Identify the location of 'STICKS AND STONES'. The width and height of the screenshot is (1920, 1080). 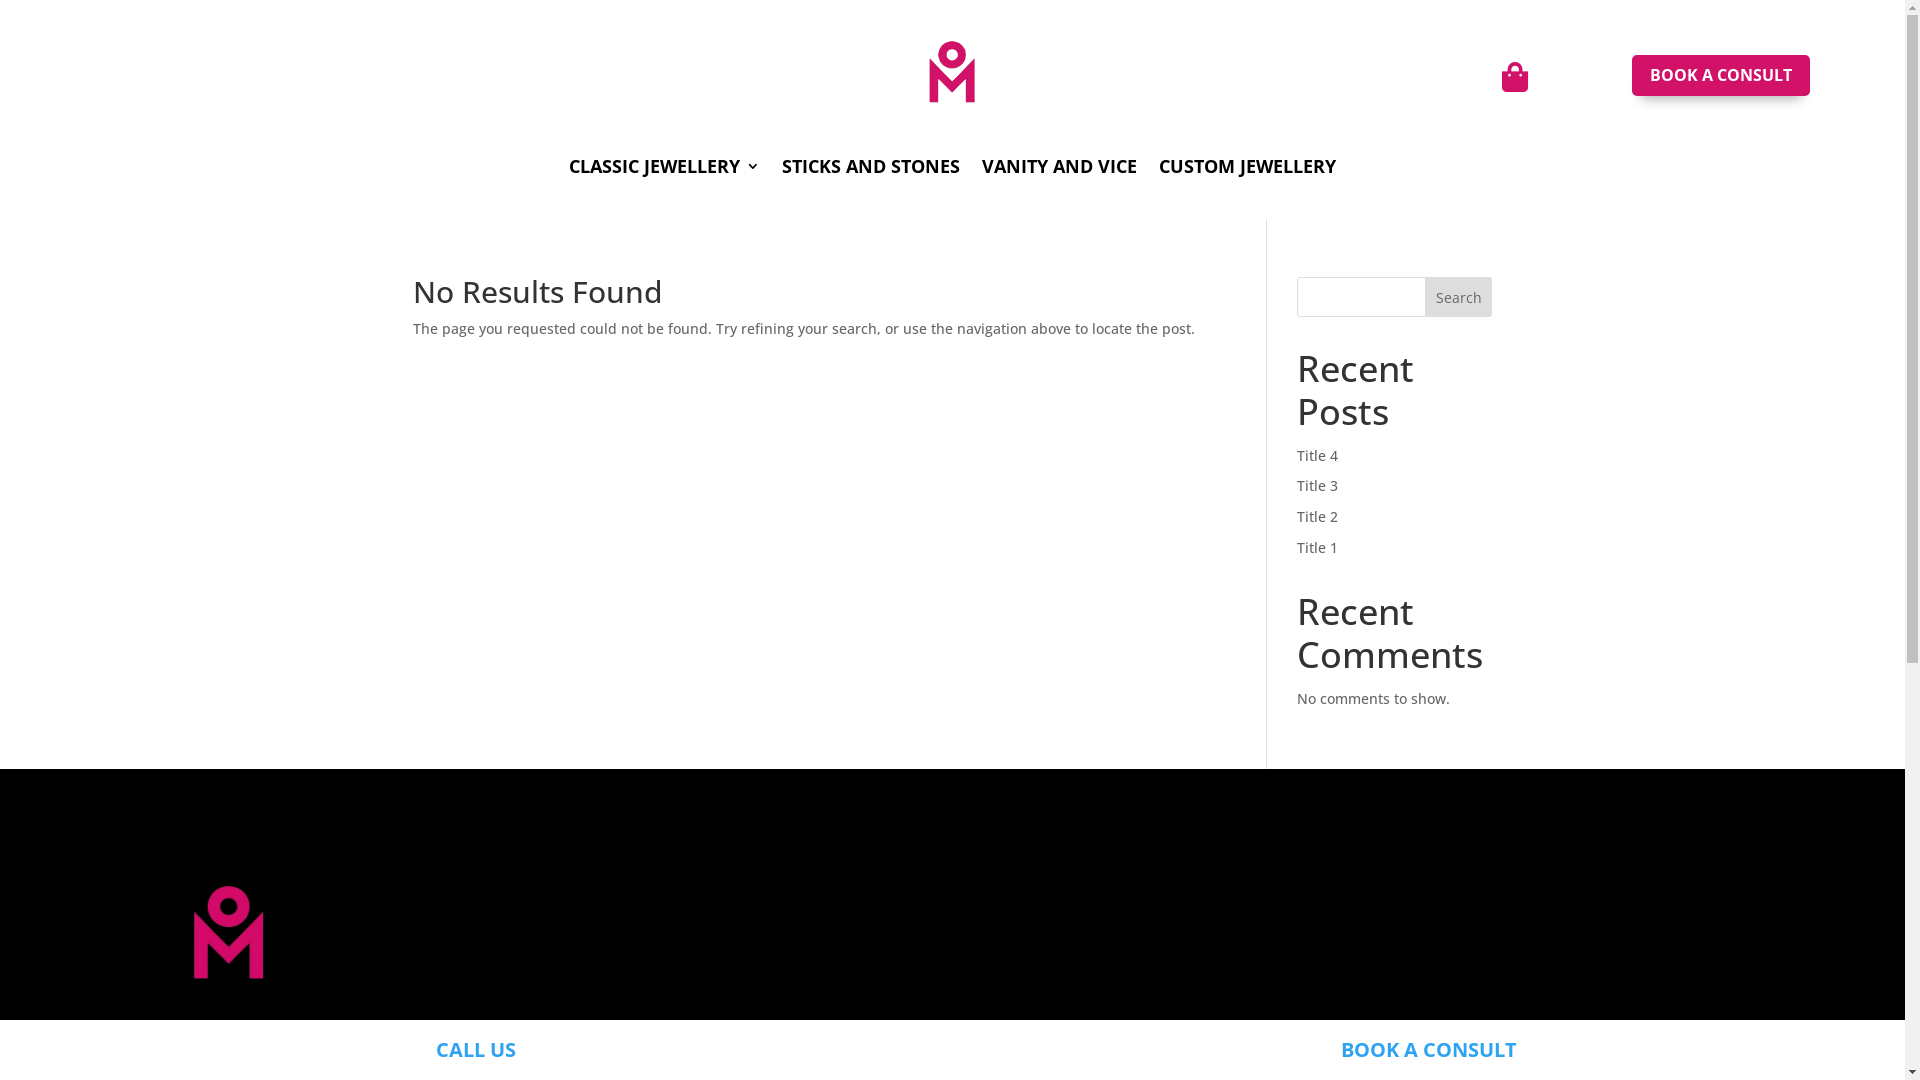
(870, 168).